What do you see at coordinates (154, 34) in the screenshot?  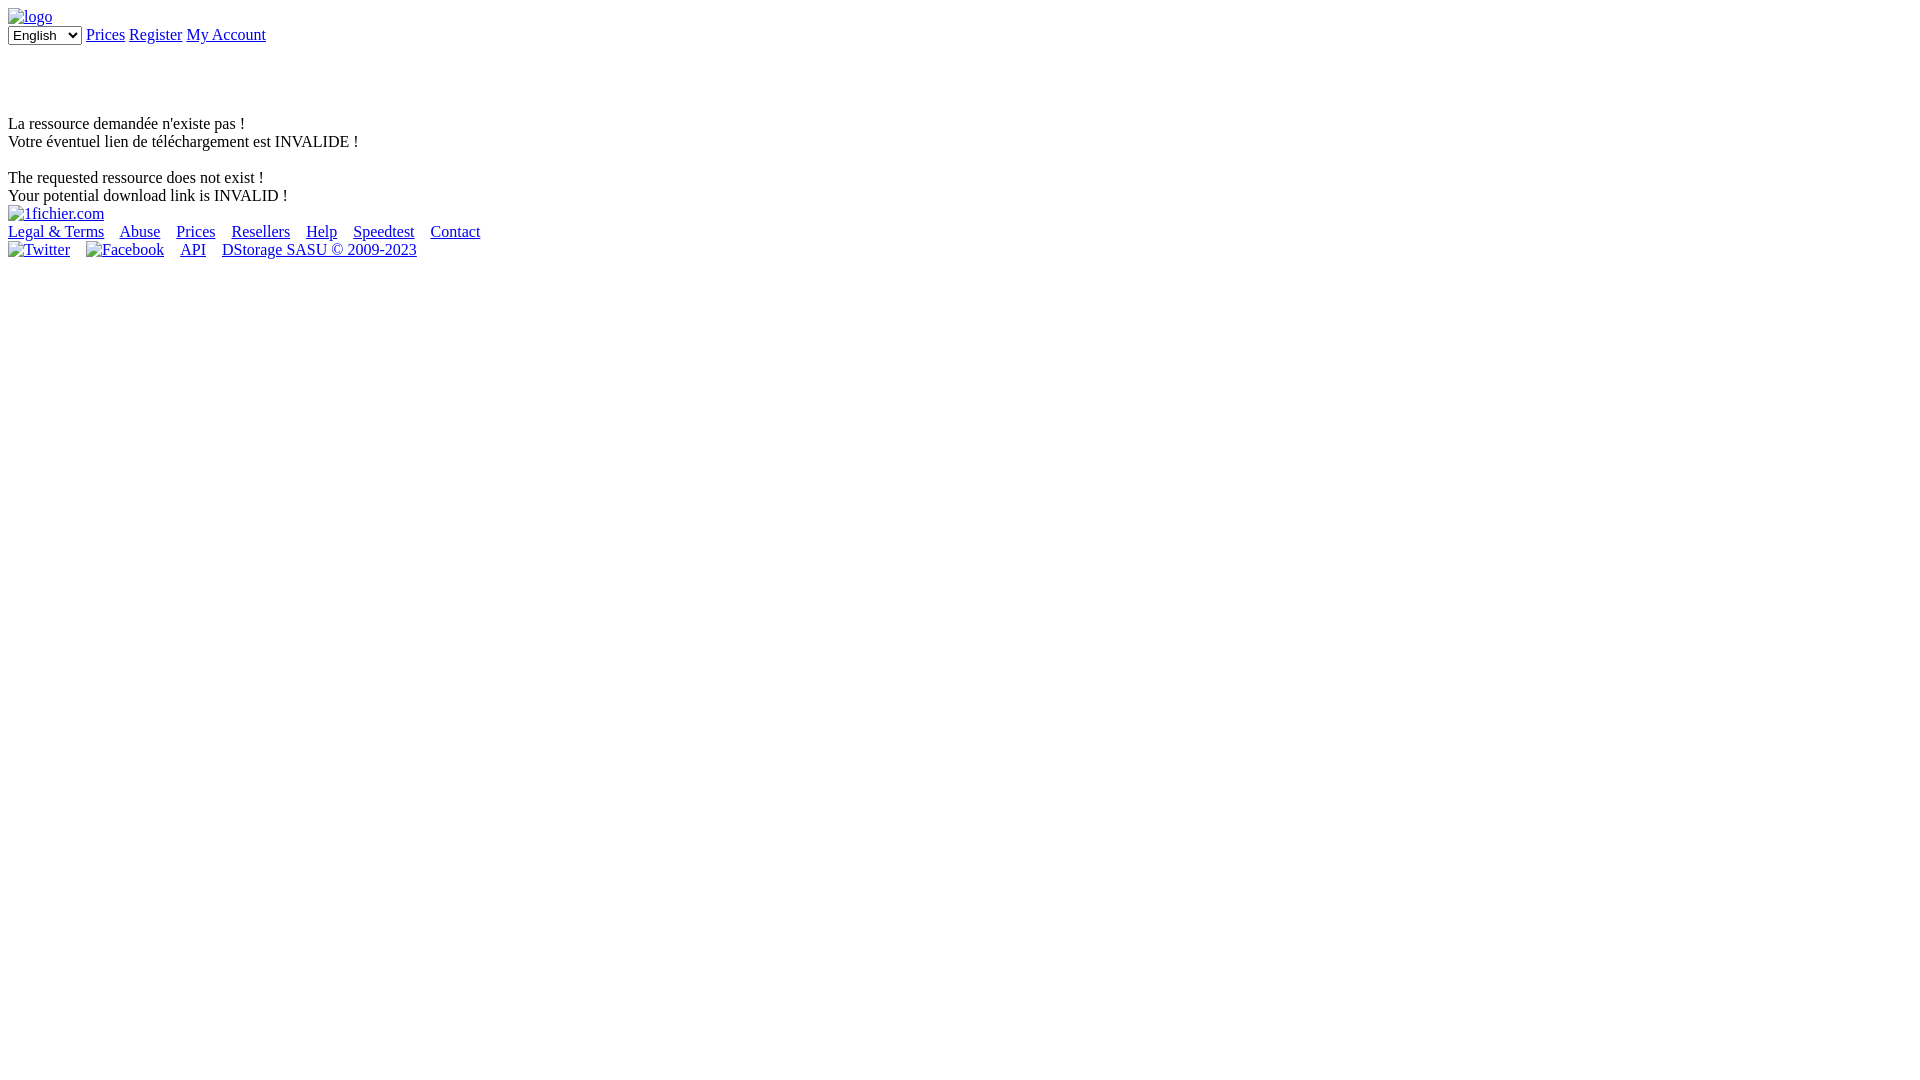 I see `'Register'` at bounding box center [154, 34].